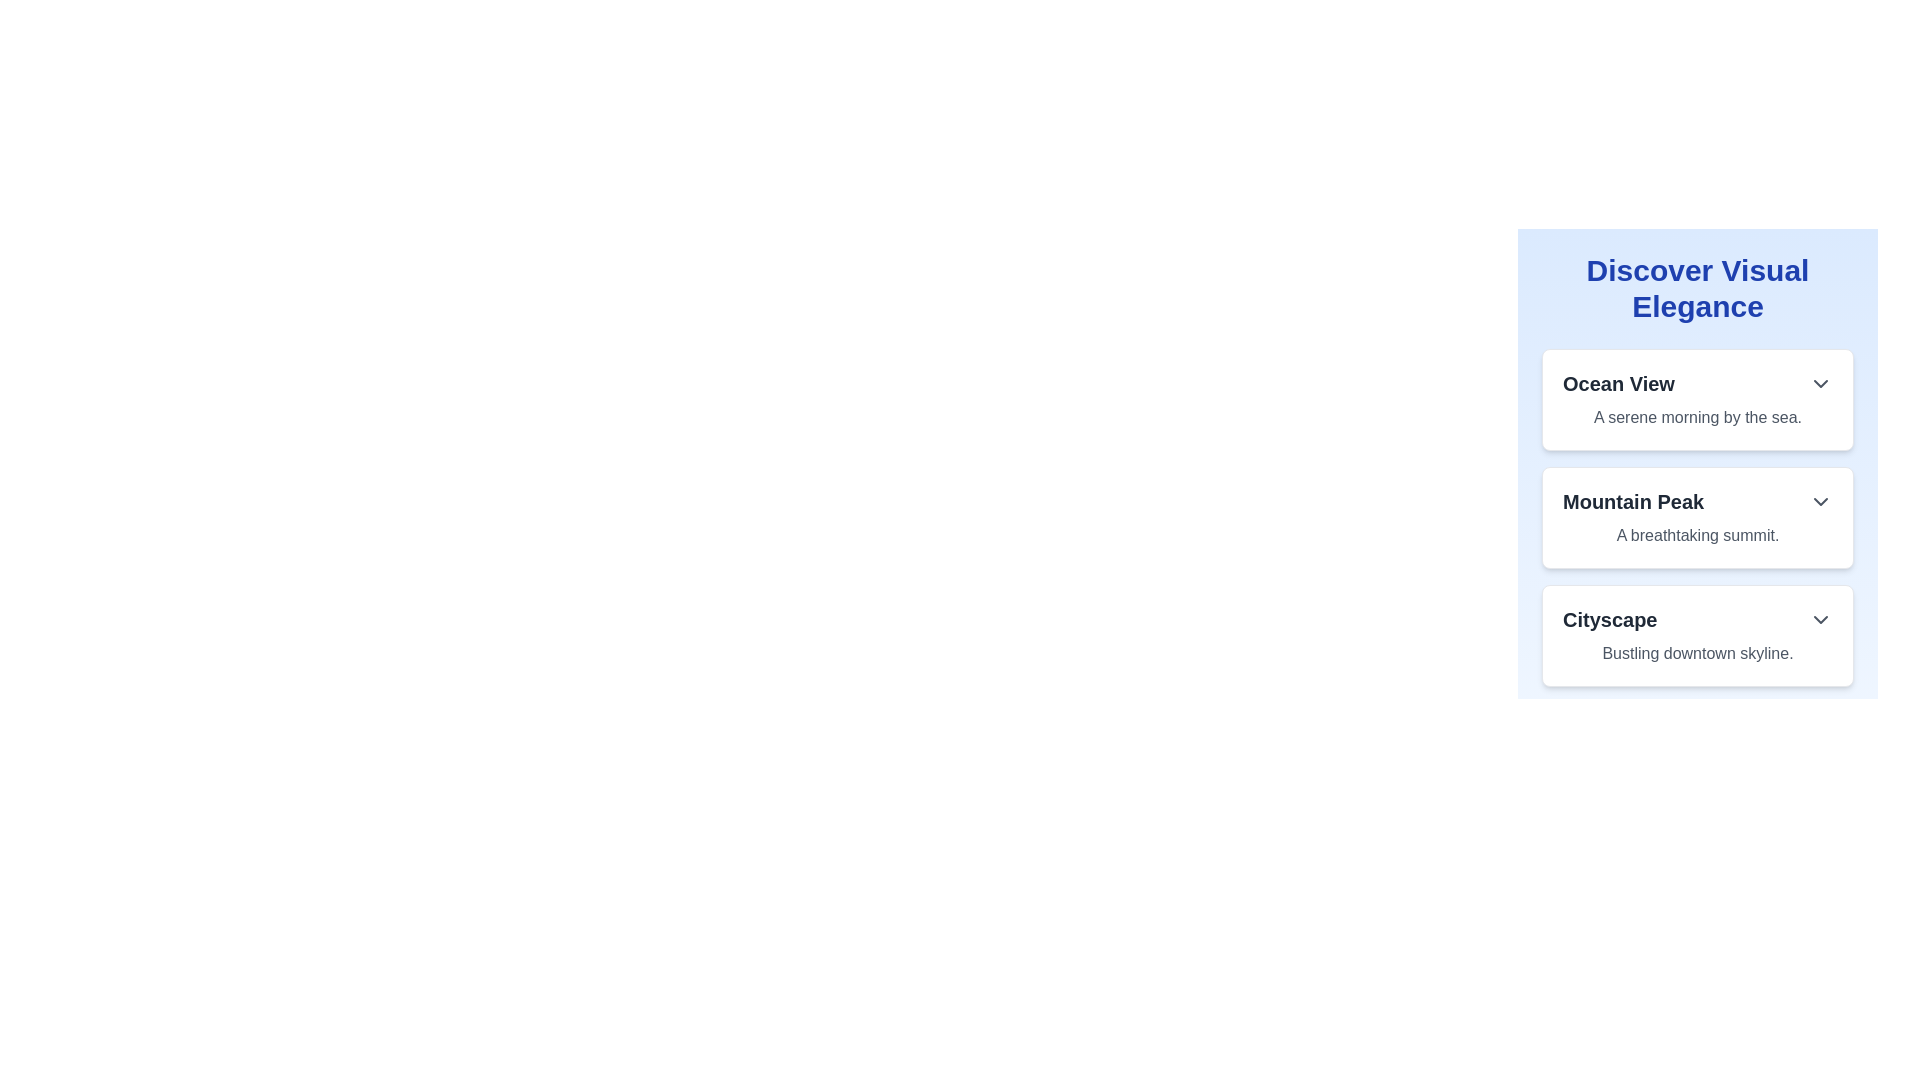 This screenshot has width=1920, height=1080. Describe the element at coordinates (1697, 516) in the screenshot. I see `the second informational card` at that location.